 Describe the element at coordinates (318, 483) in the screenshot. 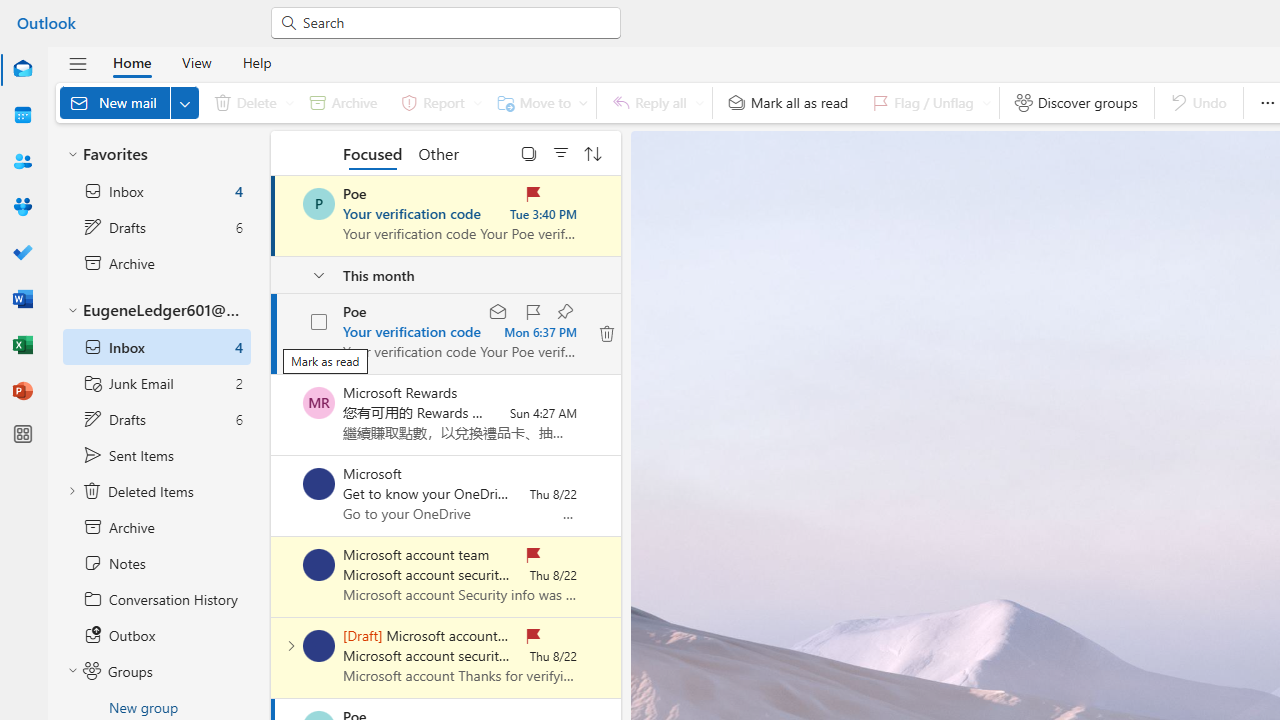

I see `'Microsoft'` at that location.